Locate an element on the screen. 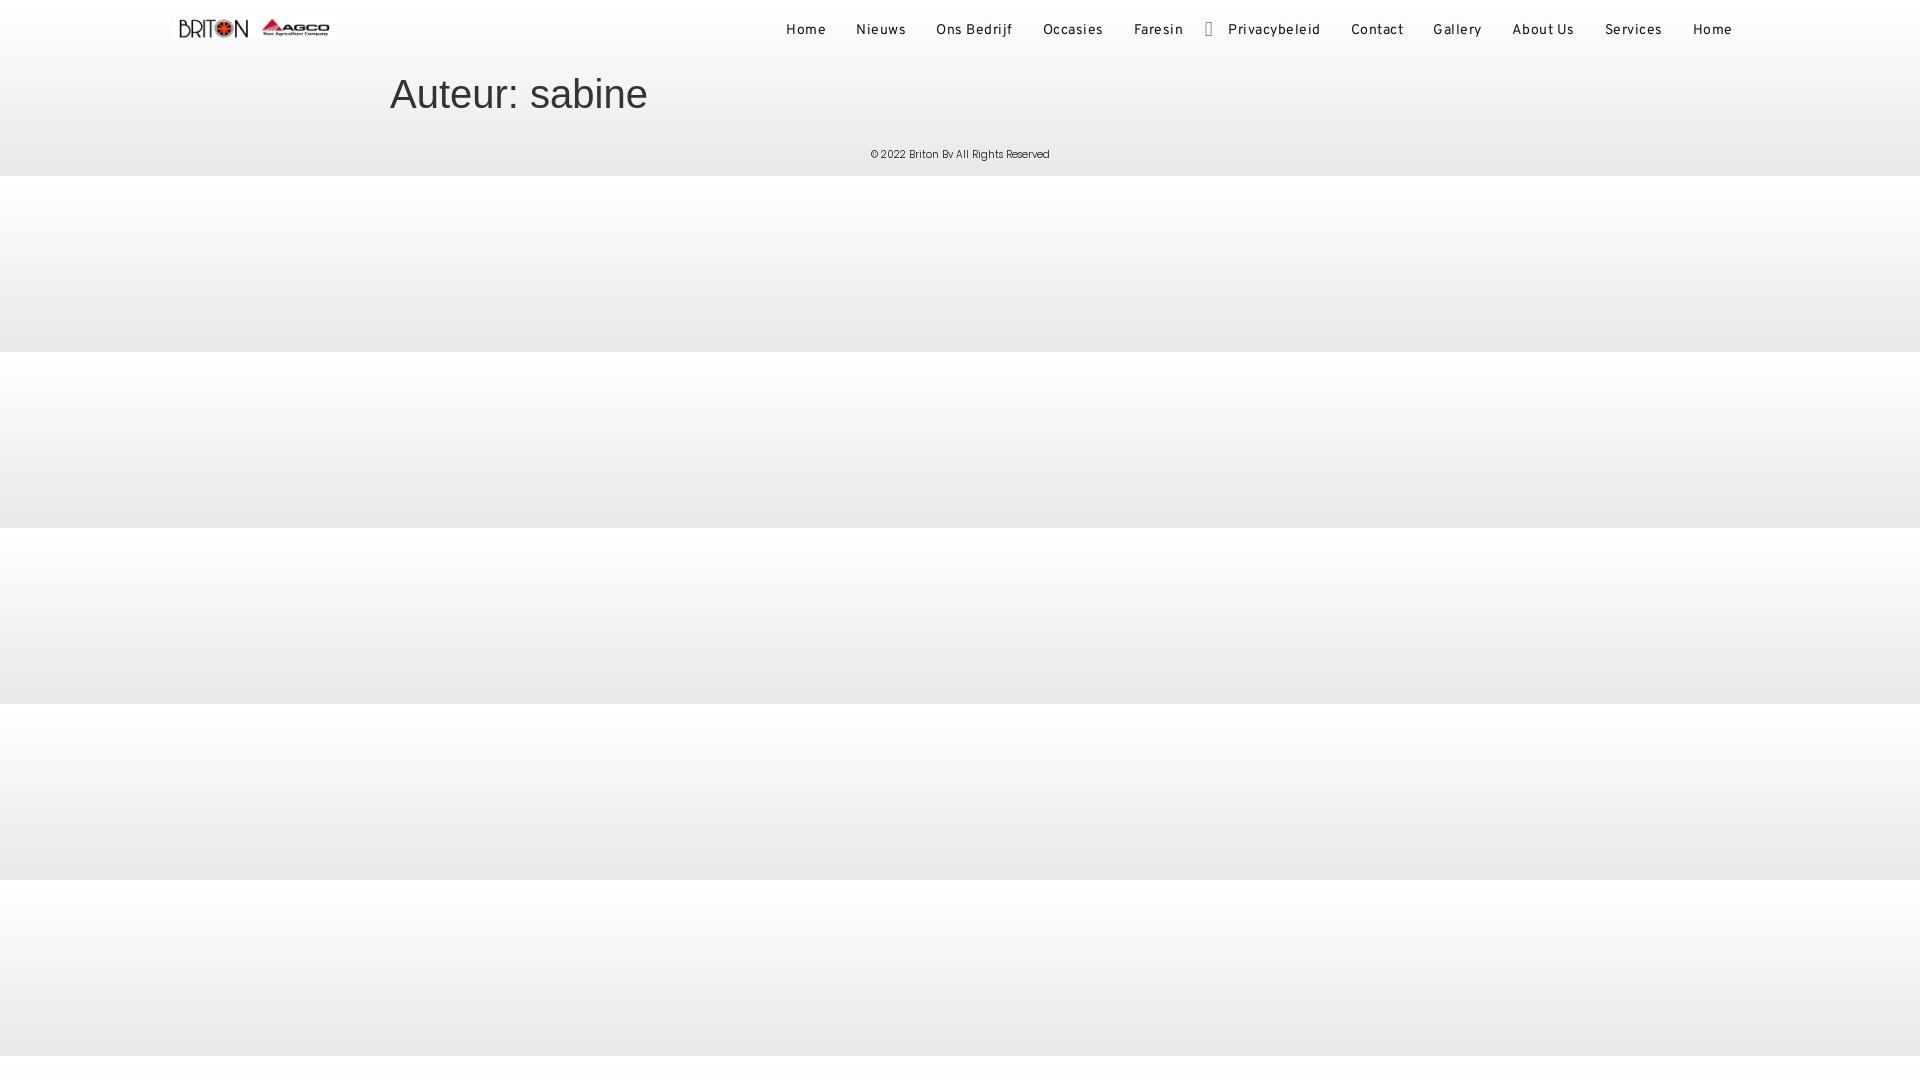 This screenshot has width=1920, height=1080. 'Contact' is located at coordinates (1376, 30).